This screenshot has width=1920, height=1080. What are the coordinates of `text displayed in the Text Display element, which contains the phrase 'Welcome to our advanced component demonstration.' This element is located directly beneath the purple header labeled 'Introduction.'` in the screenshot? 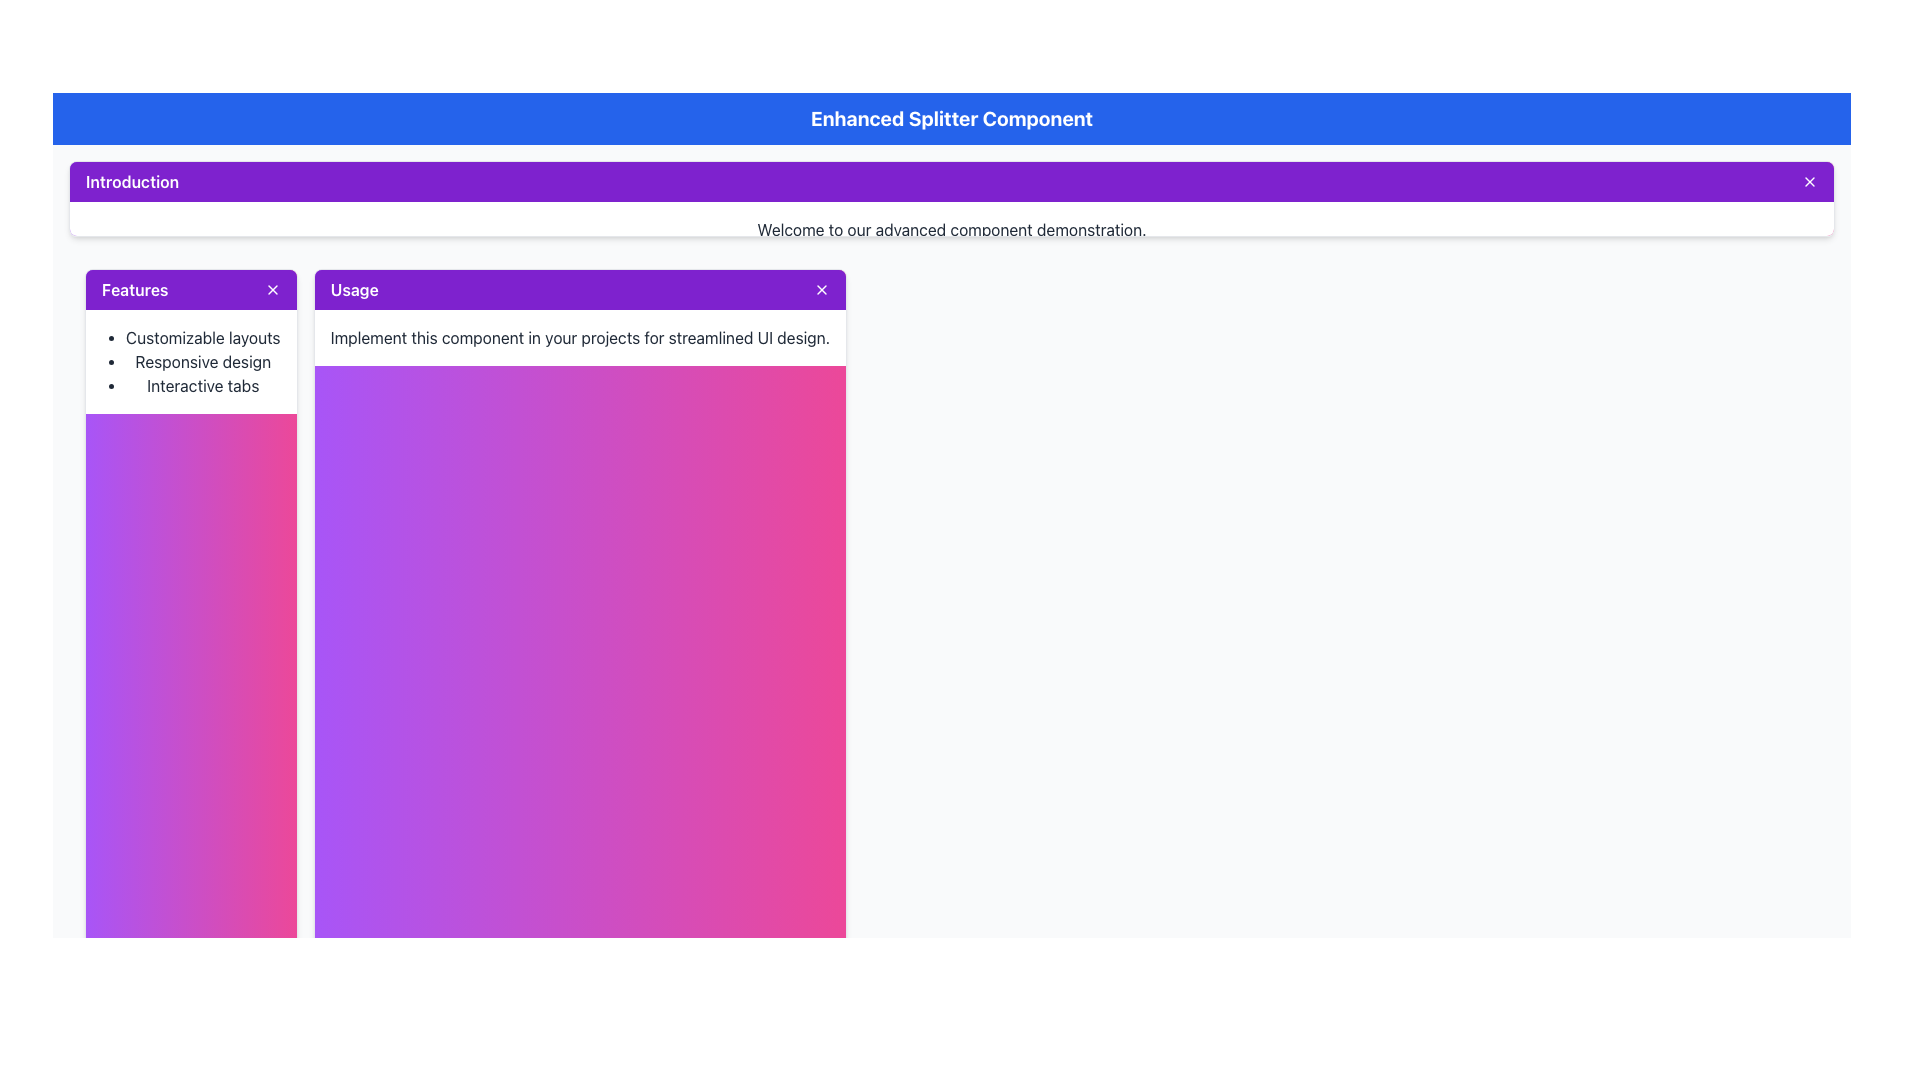 It's located at (950, 229).